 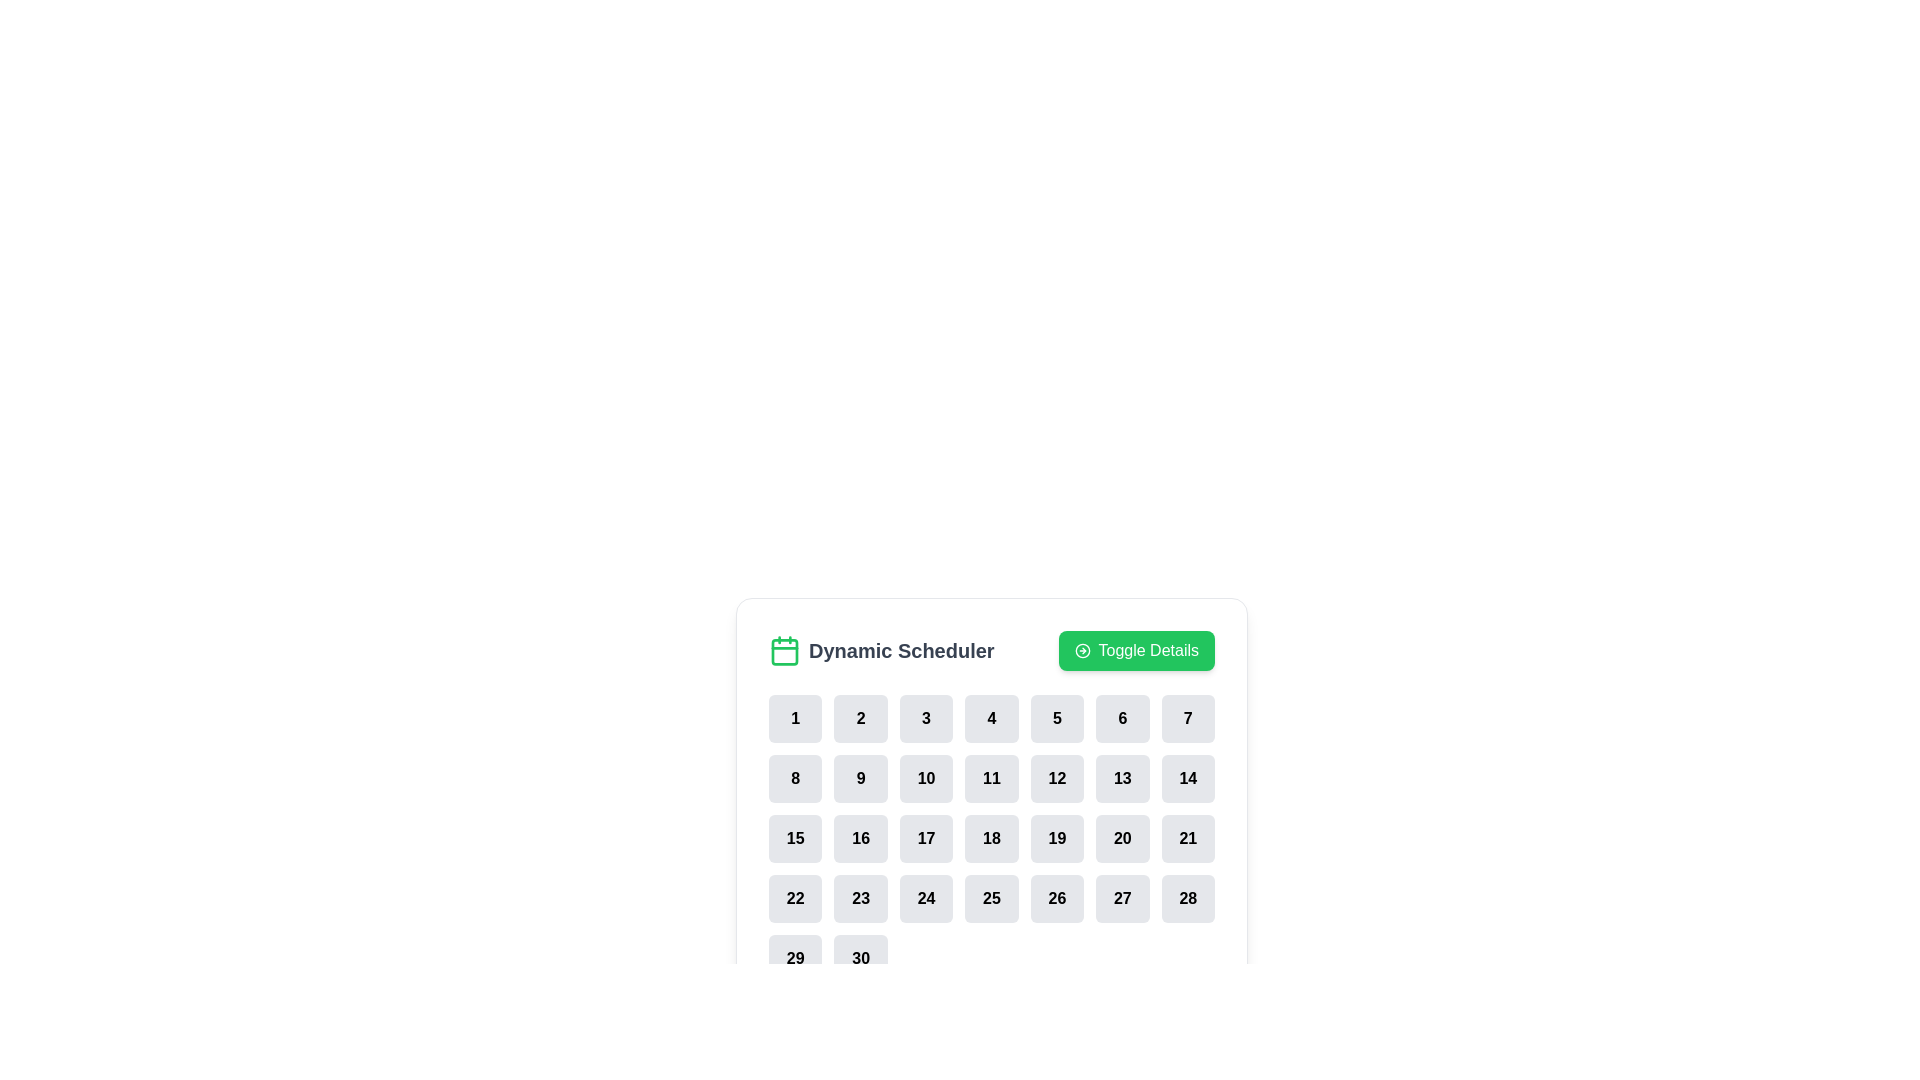 What do you see at coordinates (925, 839) in the screenshot?
I see `the rounded square button with bold black text "17" that changes its background to green when hovered, located under the header labeled "Dynamic Scheduler"` at bounding box center [925, 839].